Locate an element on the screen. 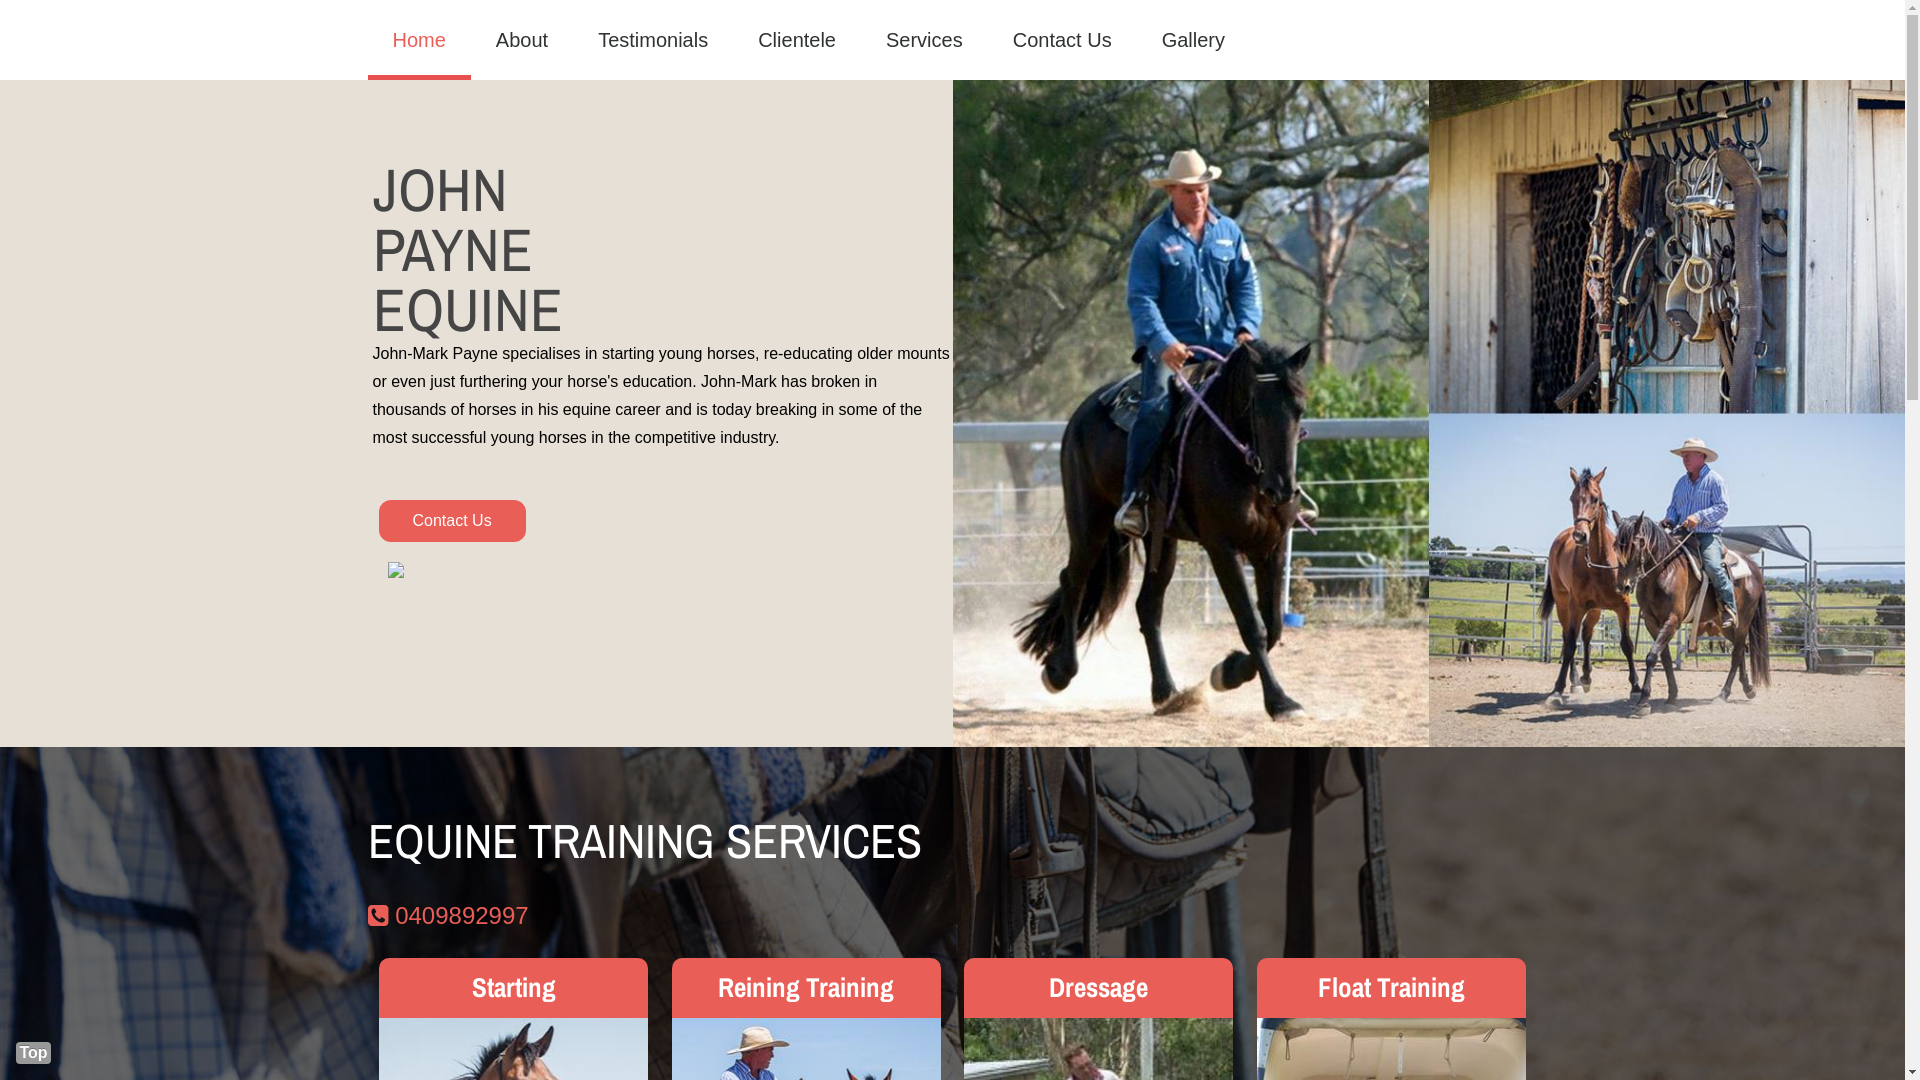 The image size is (1920, 1080). 'About' is located at coordinates (469, 39).